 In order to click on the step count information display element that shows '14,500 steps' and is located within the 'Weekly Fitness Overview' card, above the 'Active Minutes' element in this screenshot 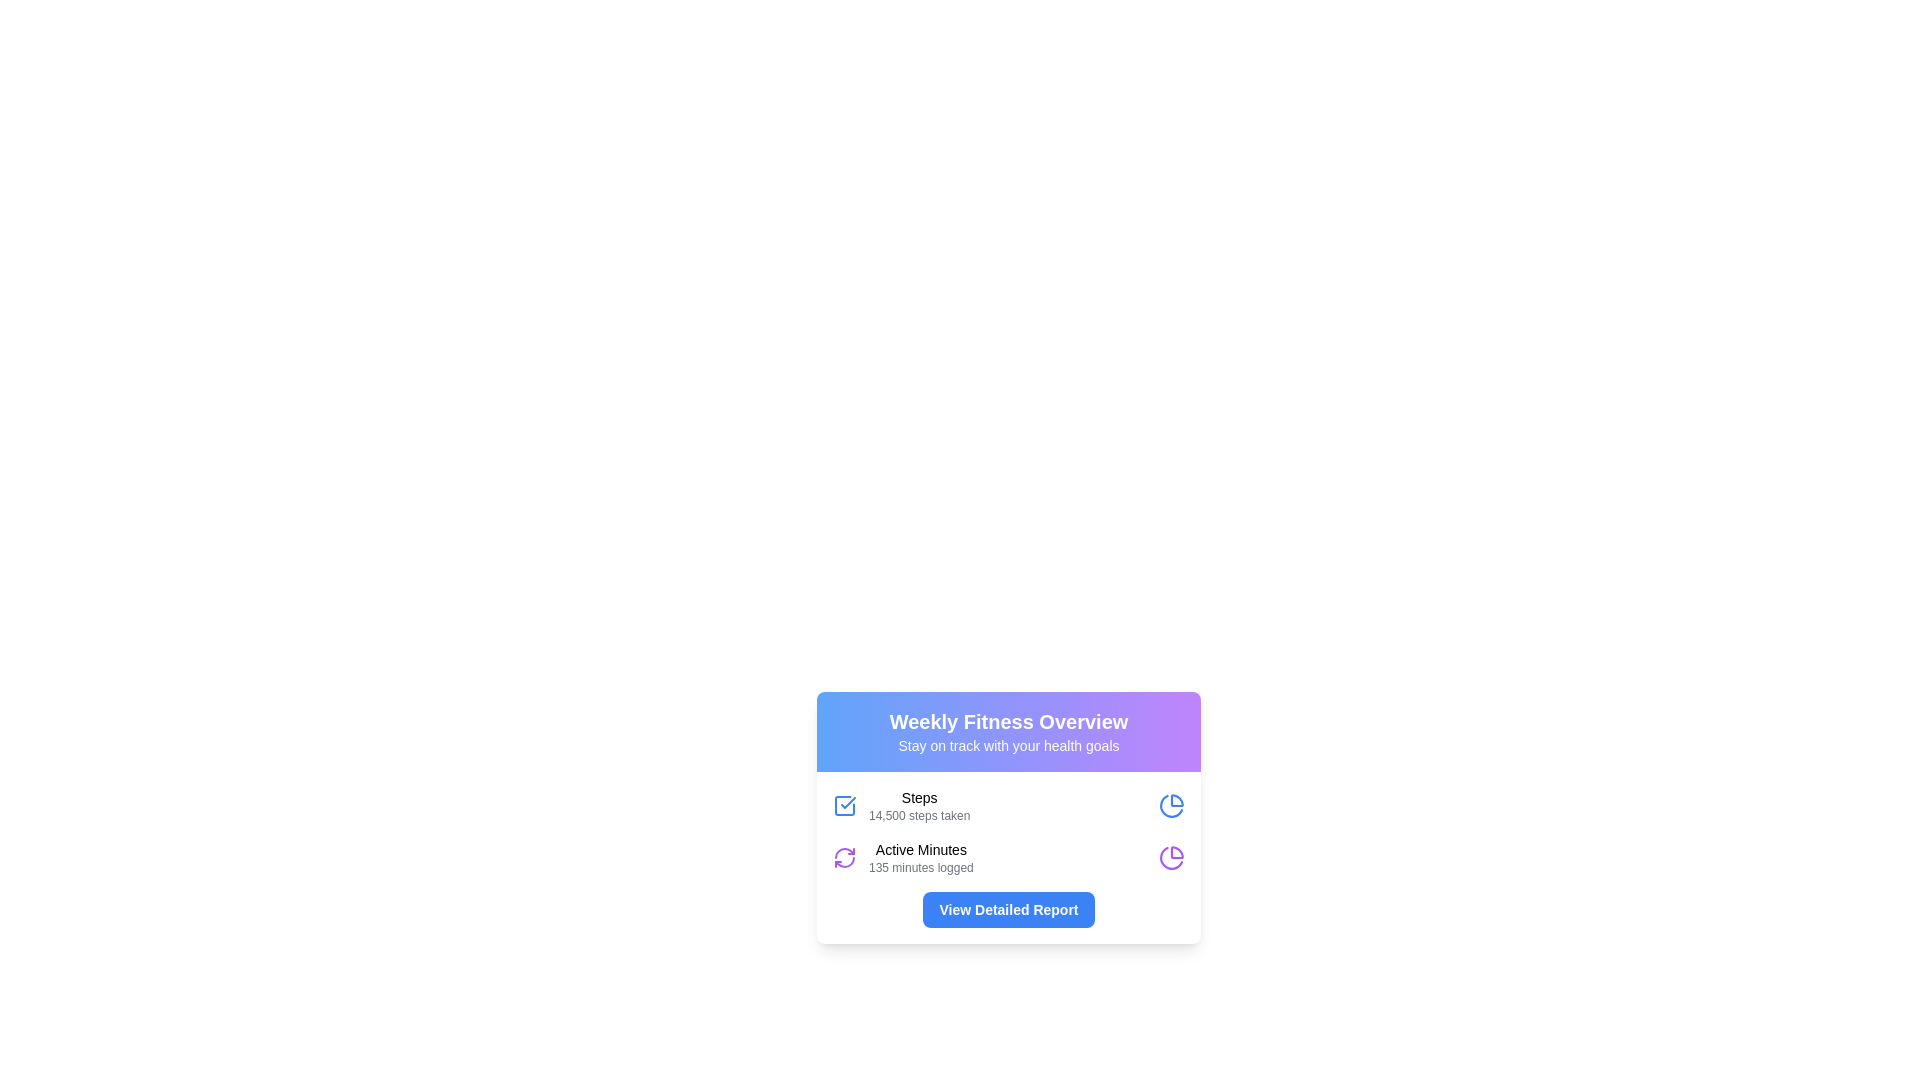, I will do `click(900, 805)`.